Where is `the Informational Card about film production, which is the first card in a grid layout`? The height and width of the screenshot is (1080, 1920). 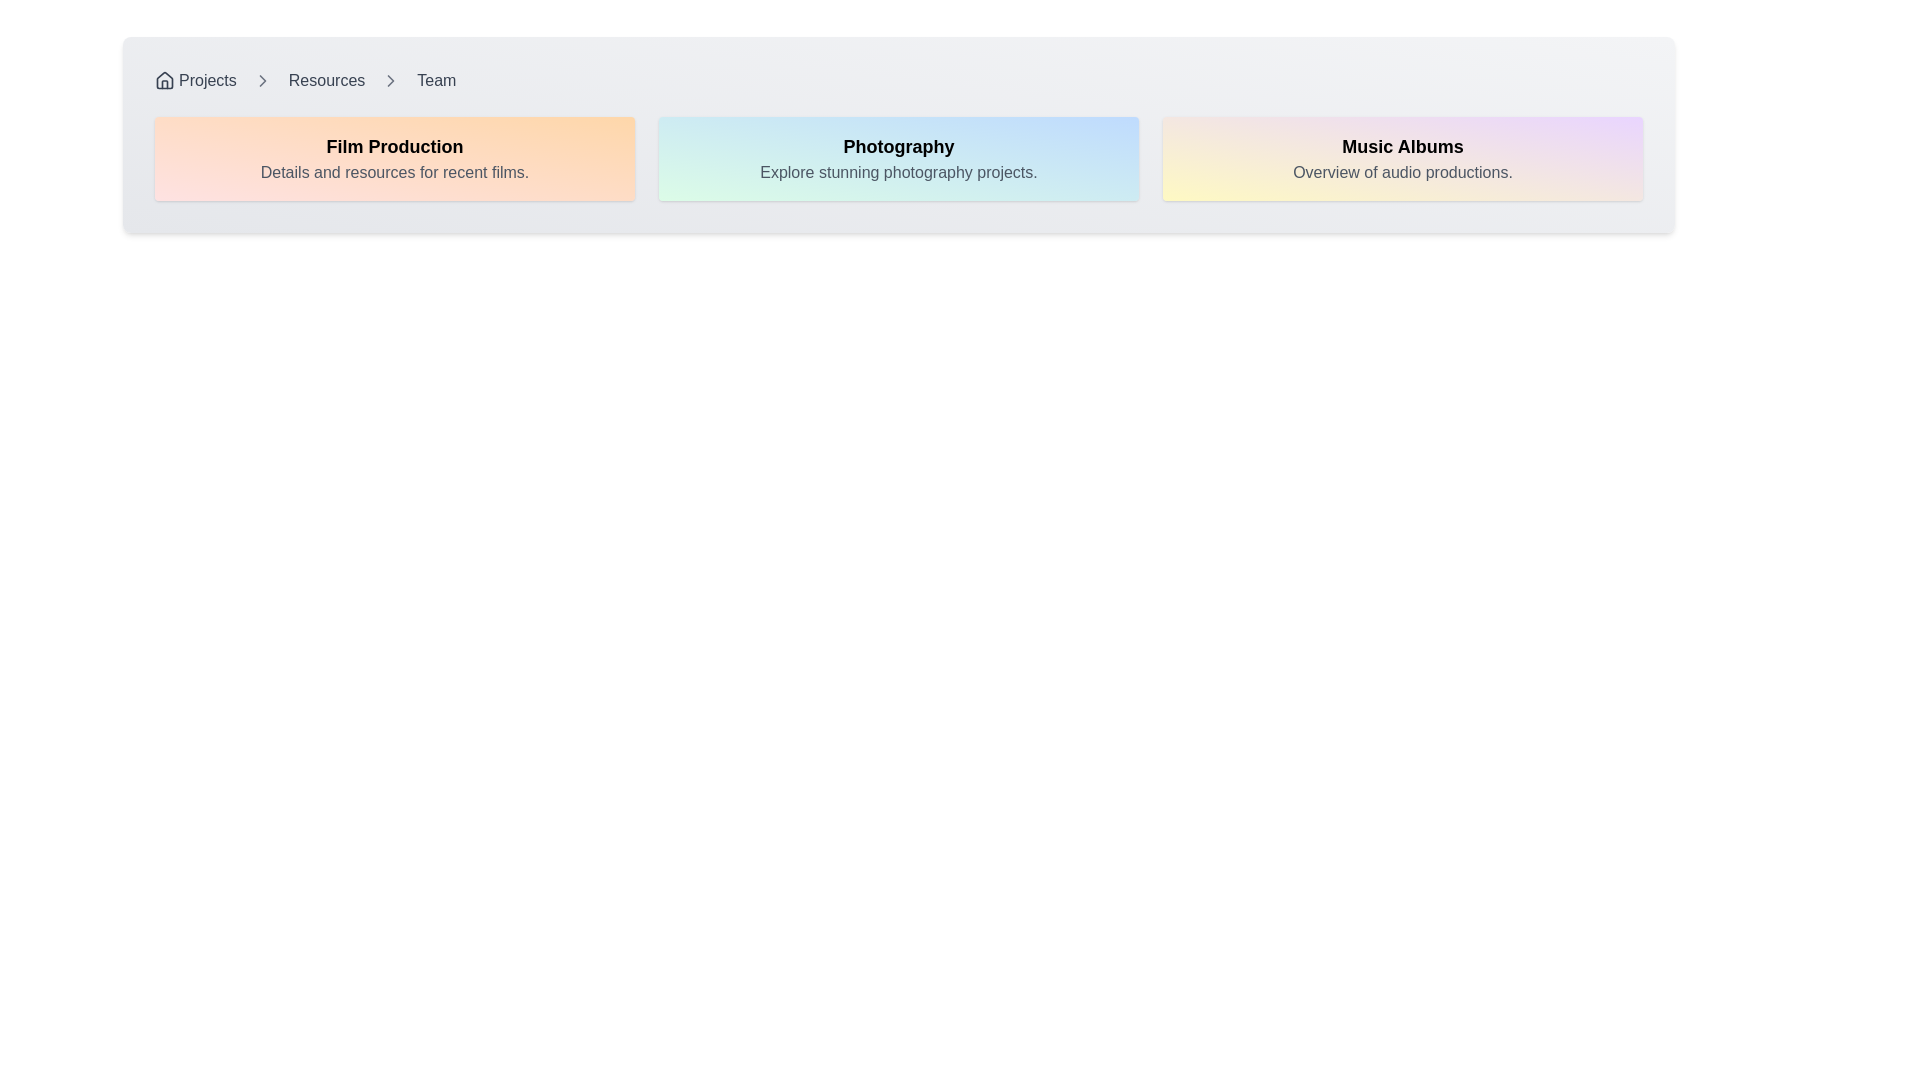
the Informational Card about film production, which is the first card in a grid layout is located at coordinates (394, 157).